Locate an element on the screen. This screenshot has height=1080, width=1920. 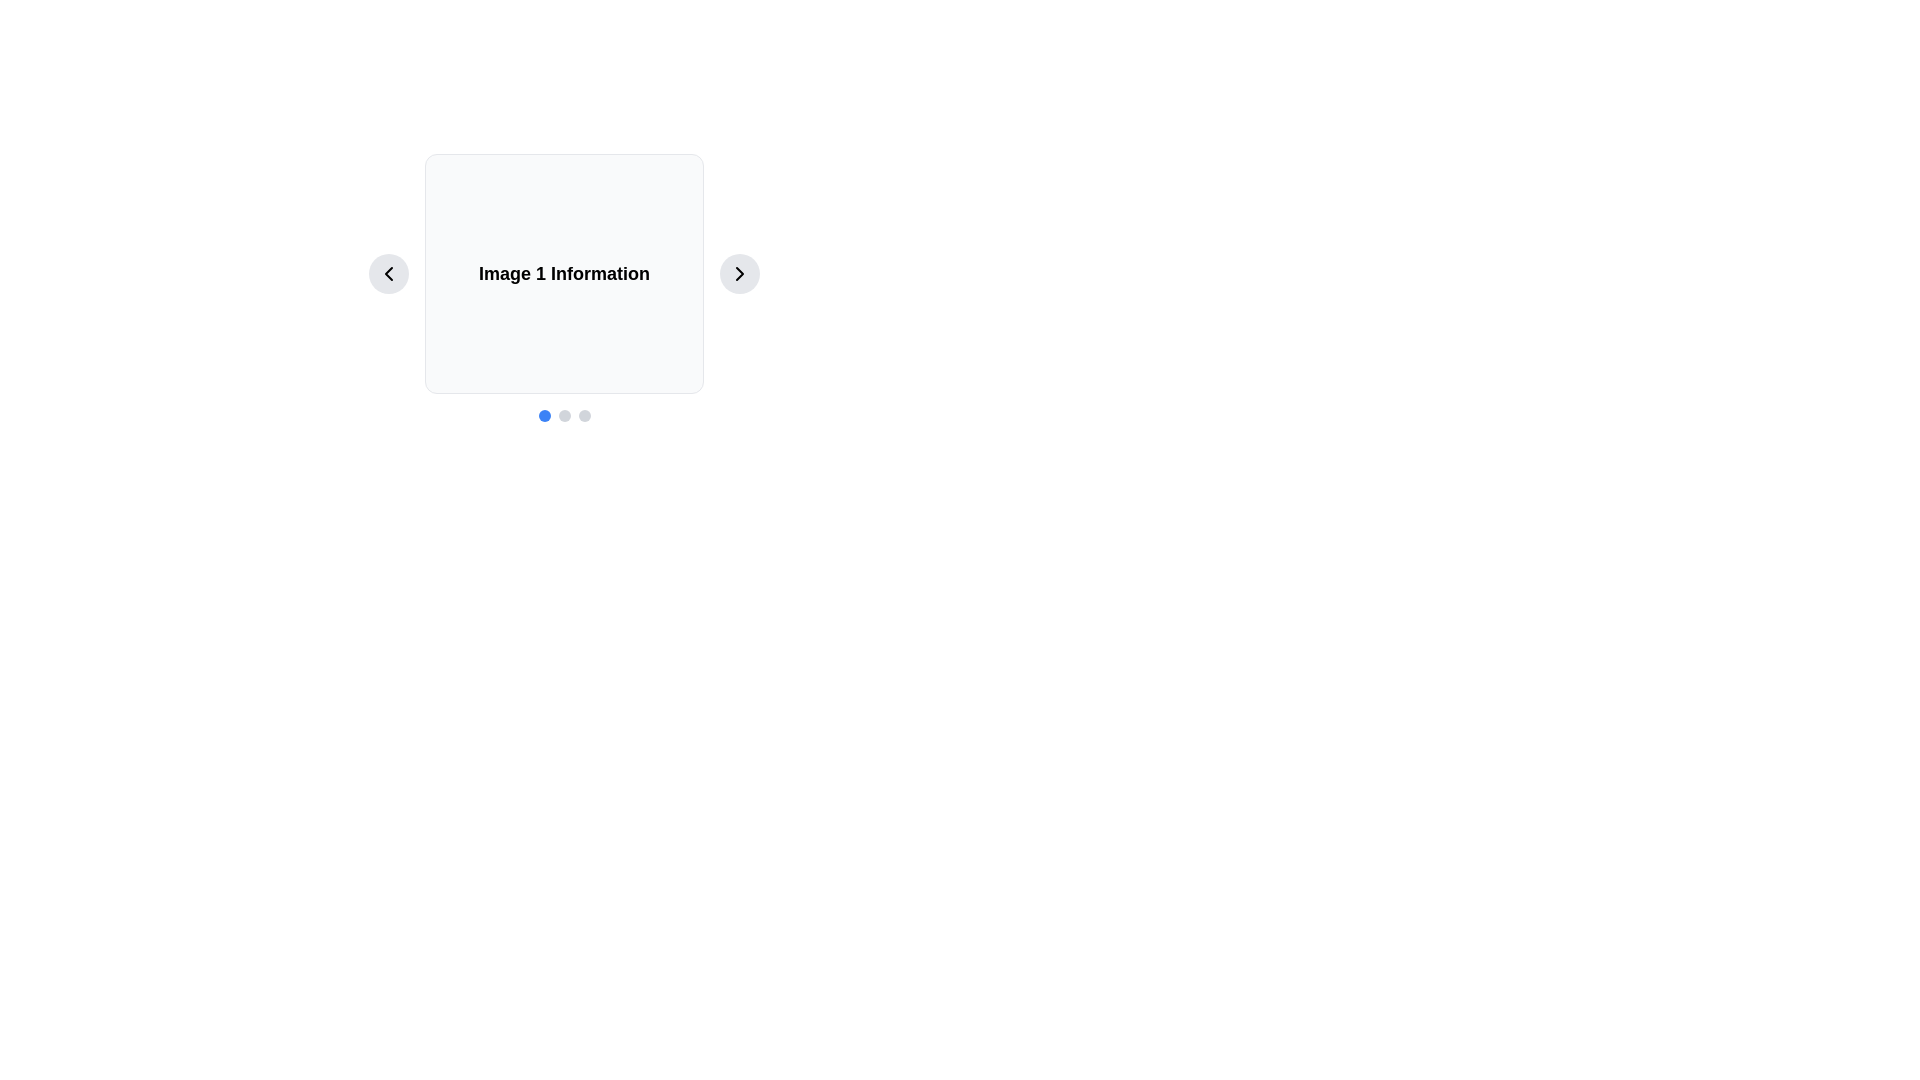
the second circular dot of the Navigation indicator, which is light gray and part of a sequence of three dots is located at coordinates (563, 415).